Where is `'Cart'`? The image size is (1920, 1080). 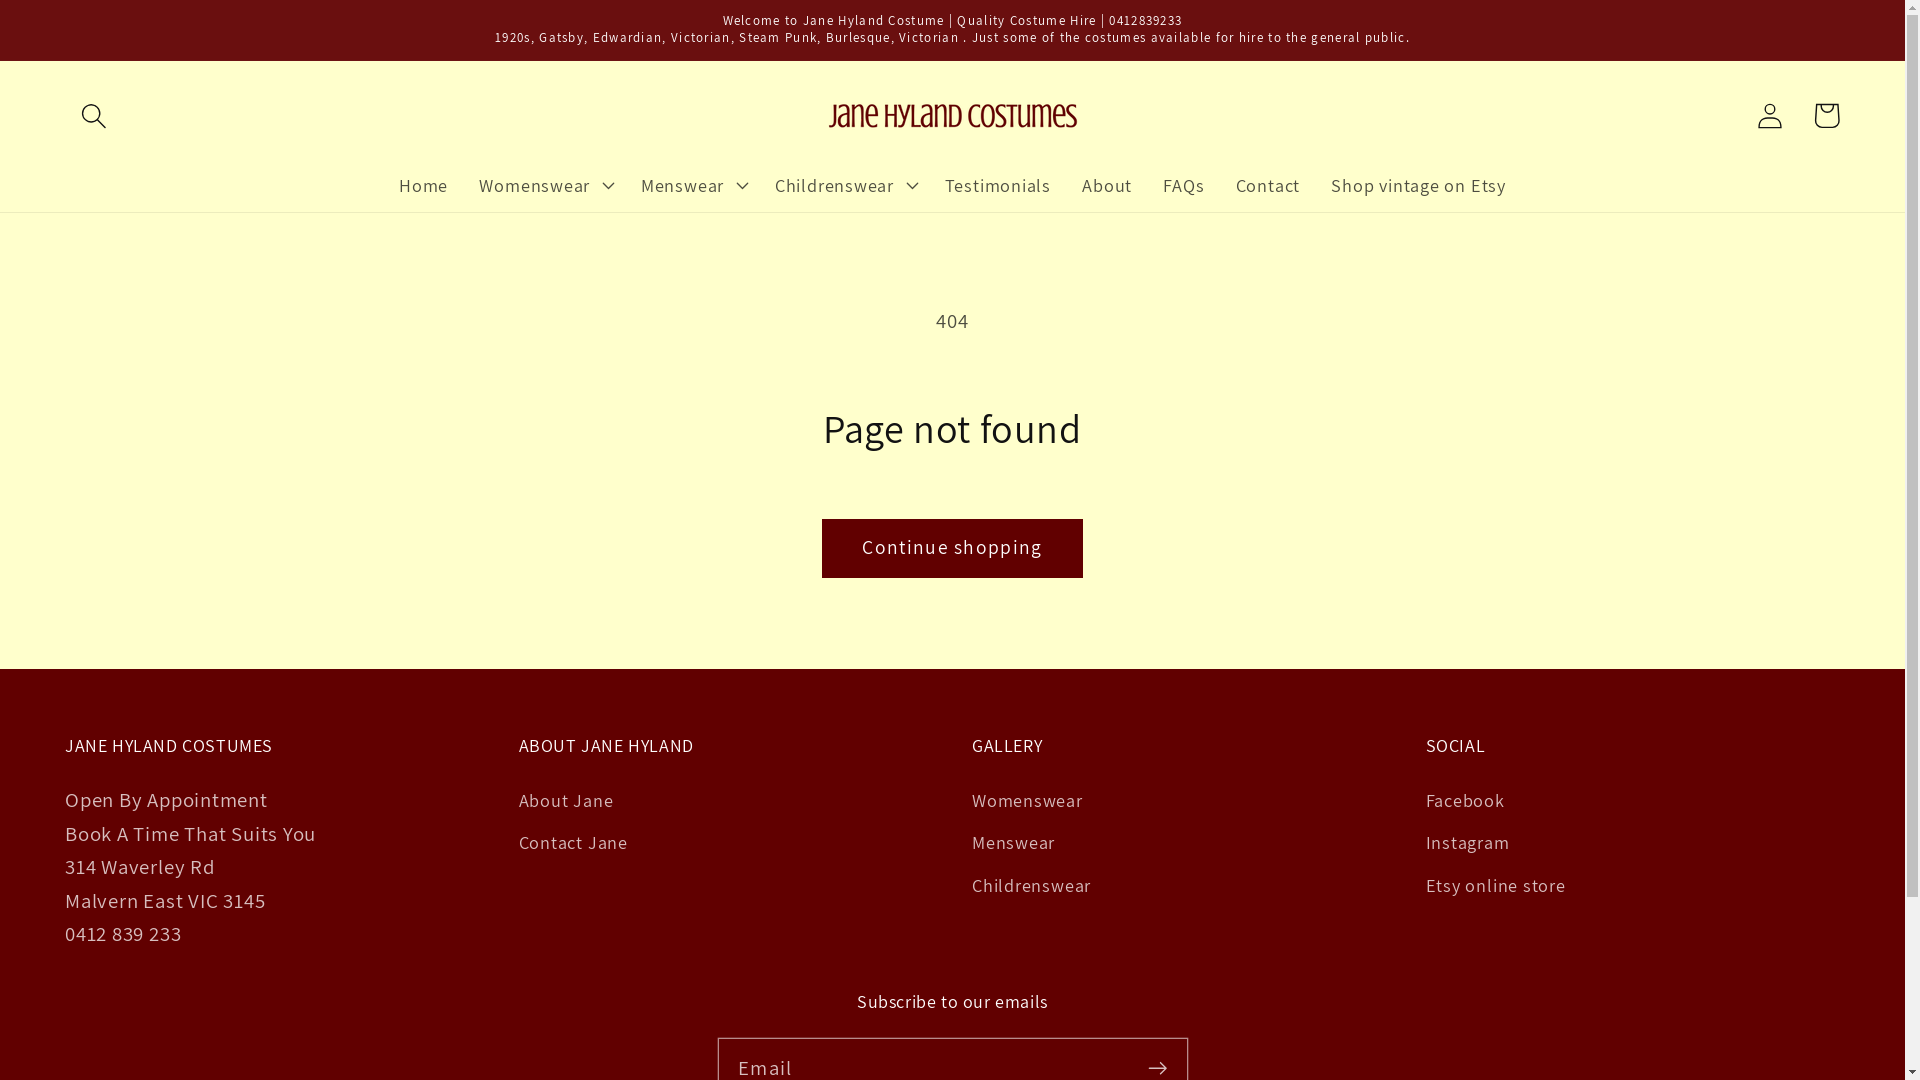 'Cart' is located at coordinates (1826, 115).